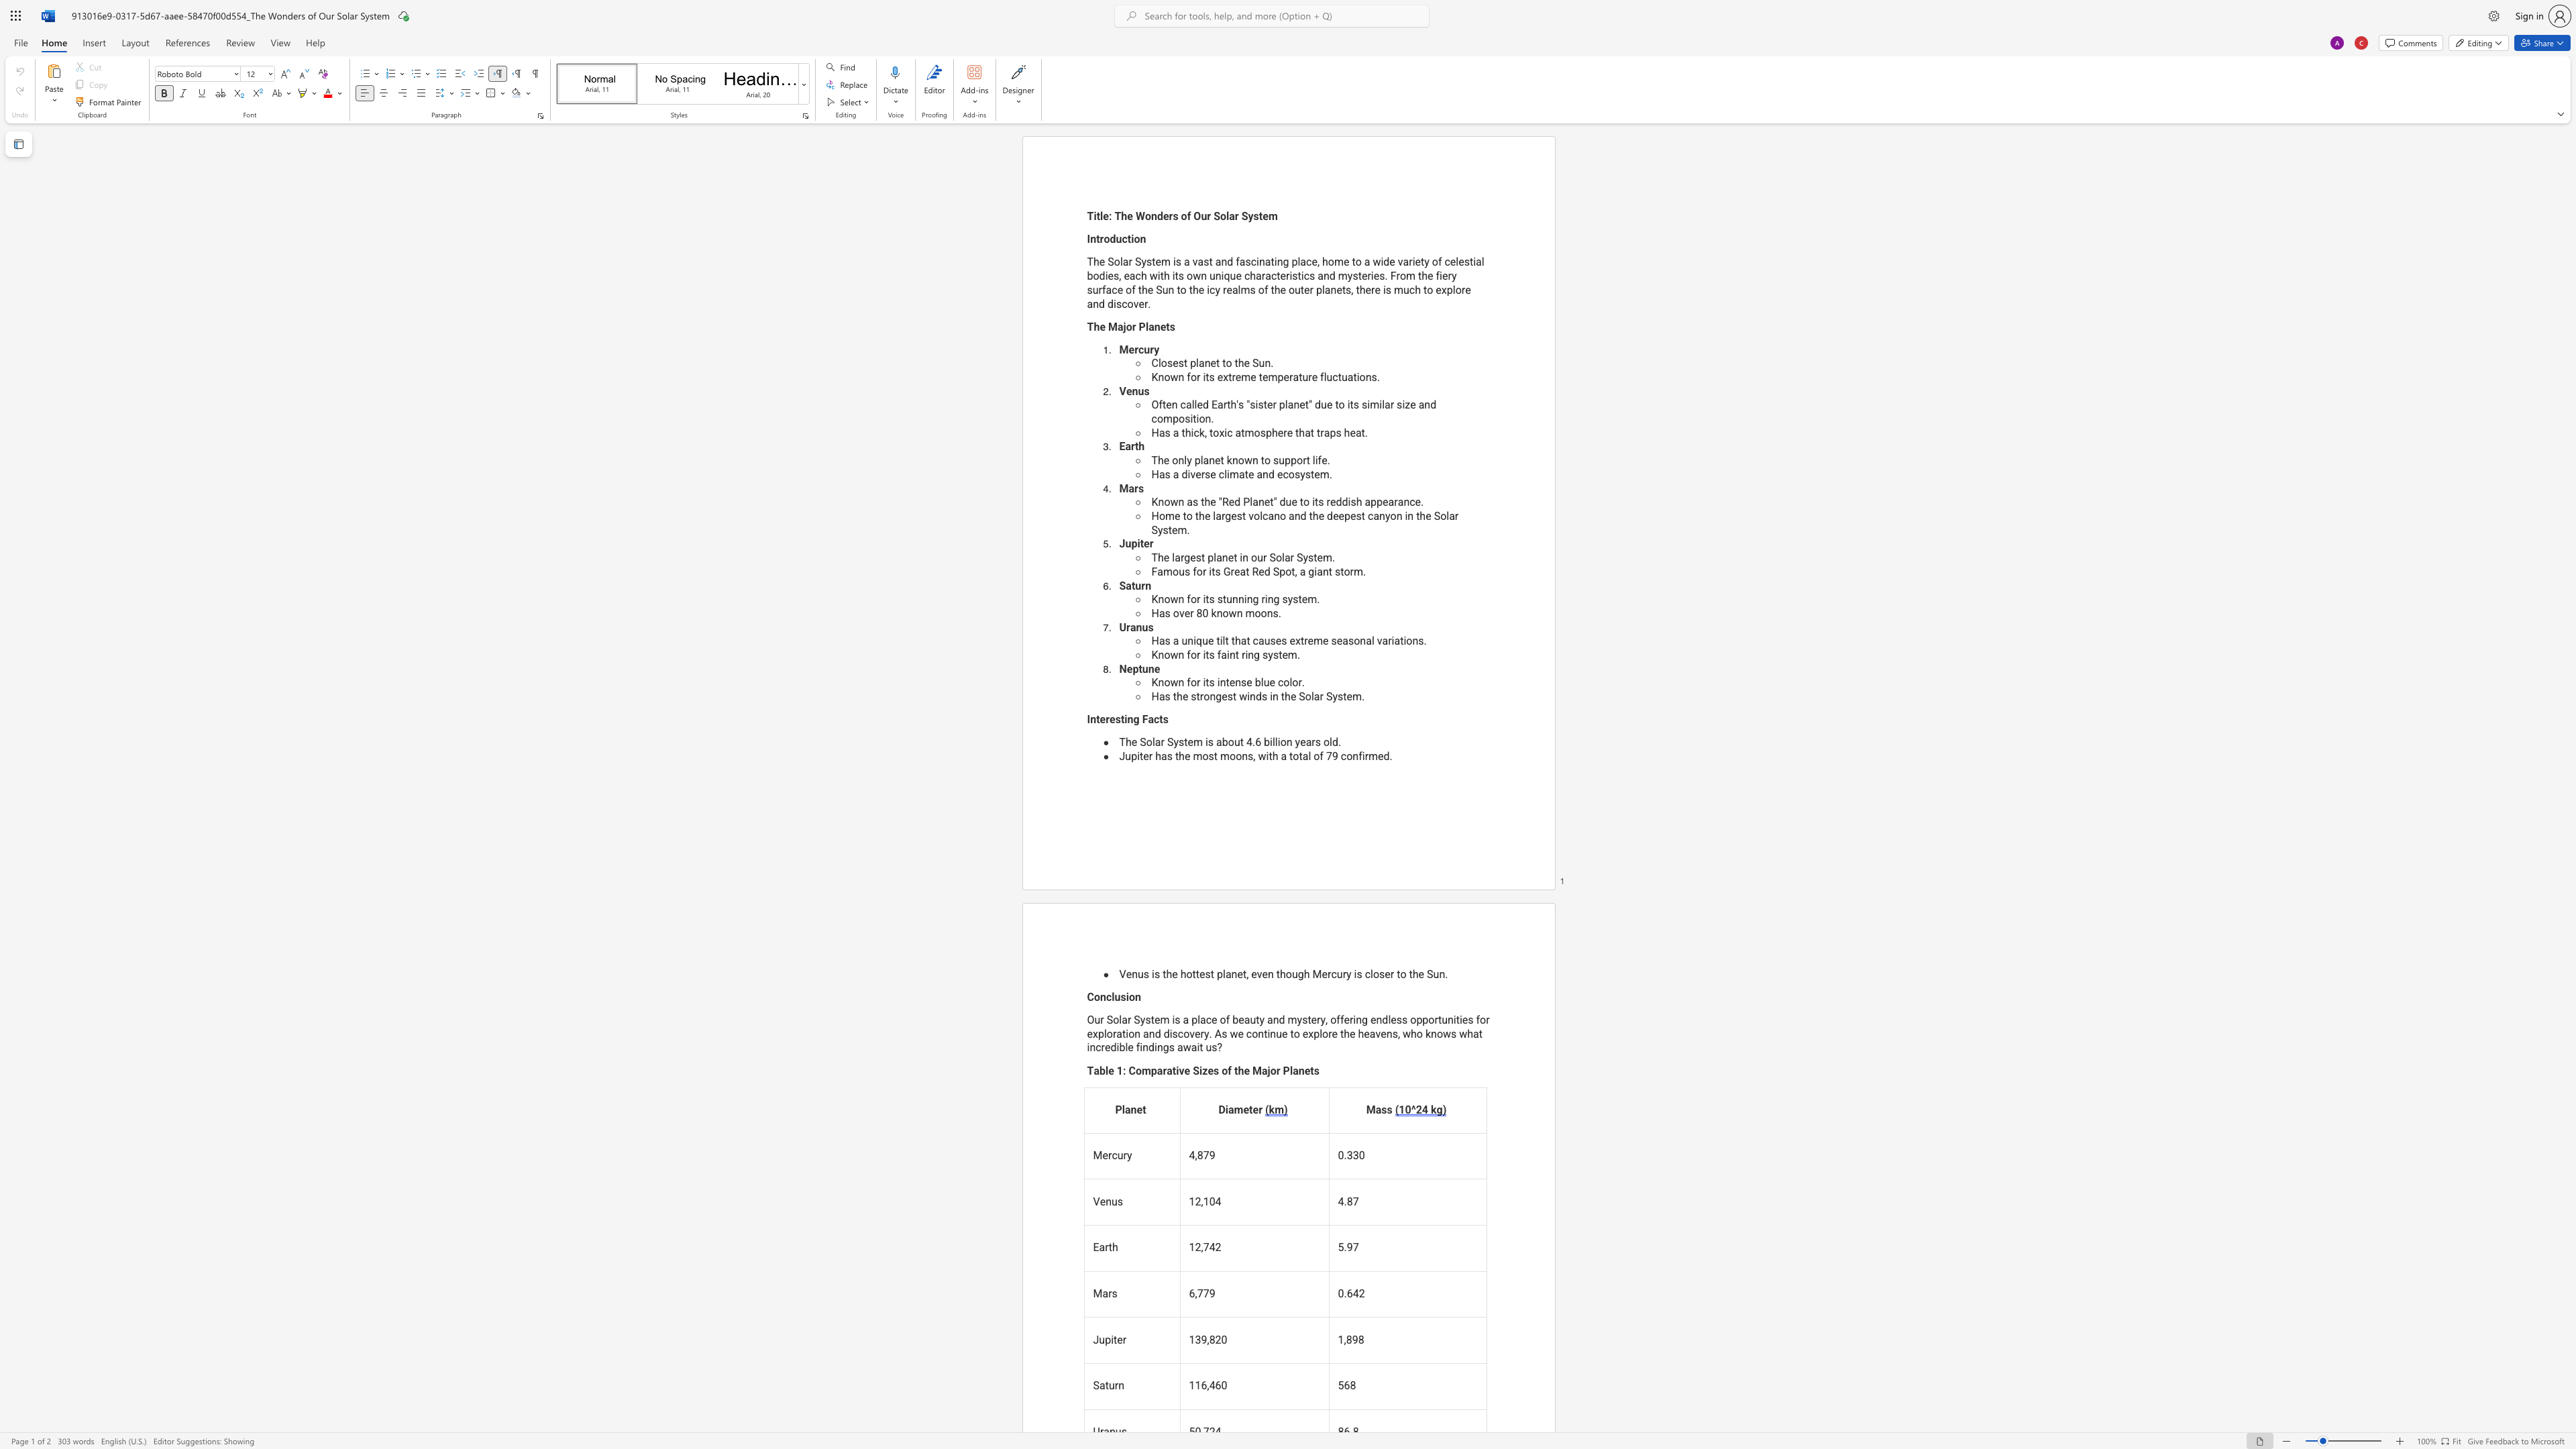  I want to click on the space between the continuous character "o" and "s" in the text, so click(1165, 362).